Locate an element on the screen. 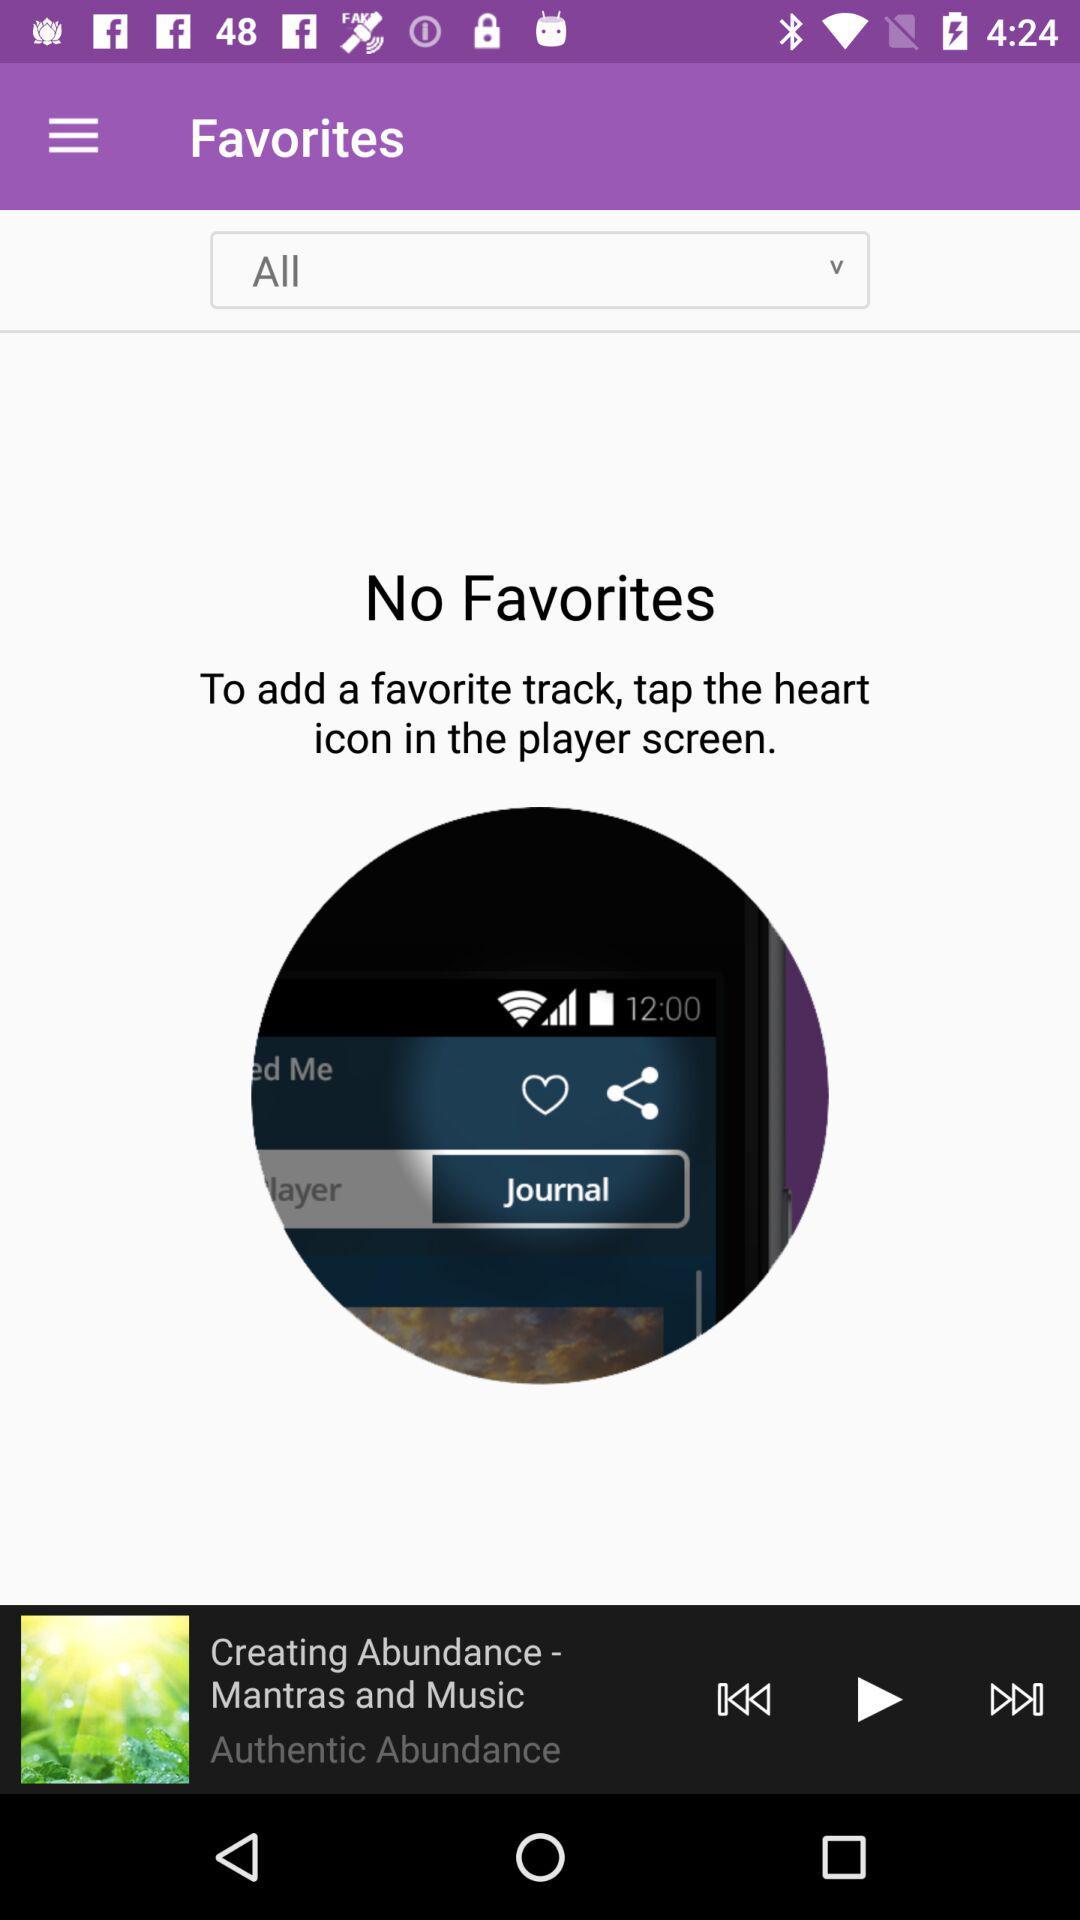 The width and height of the screenshot is (1080, 1920). the play icon is located at coordinates (879, 1698).